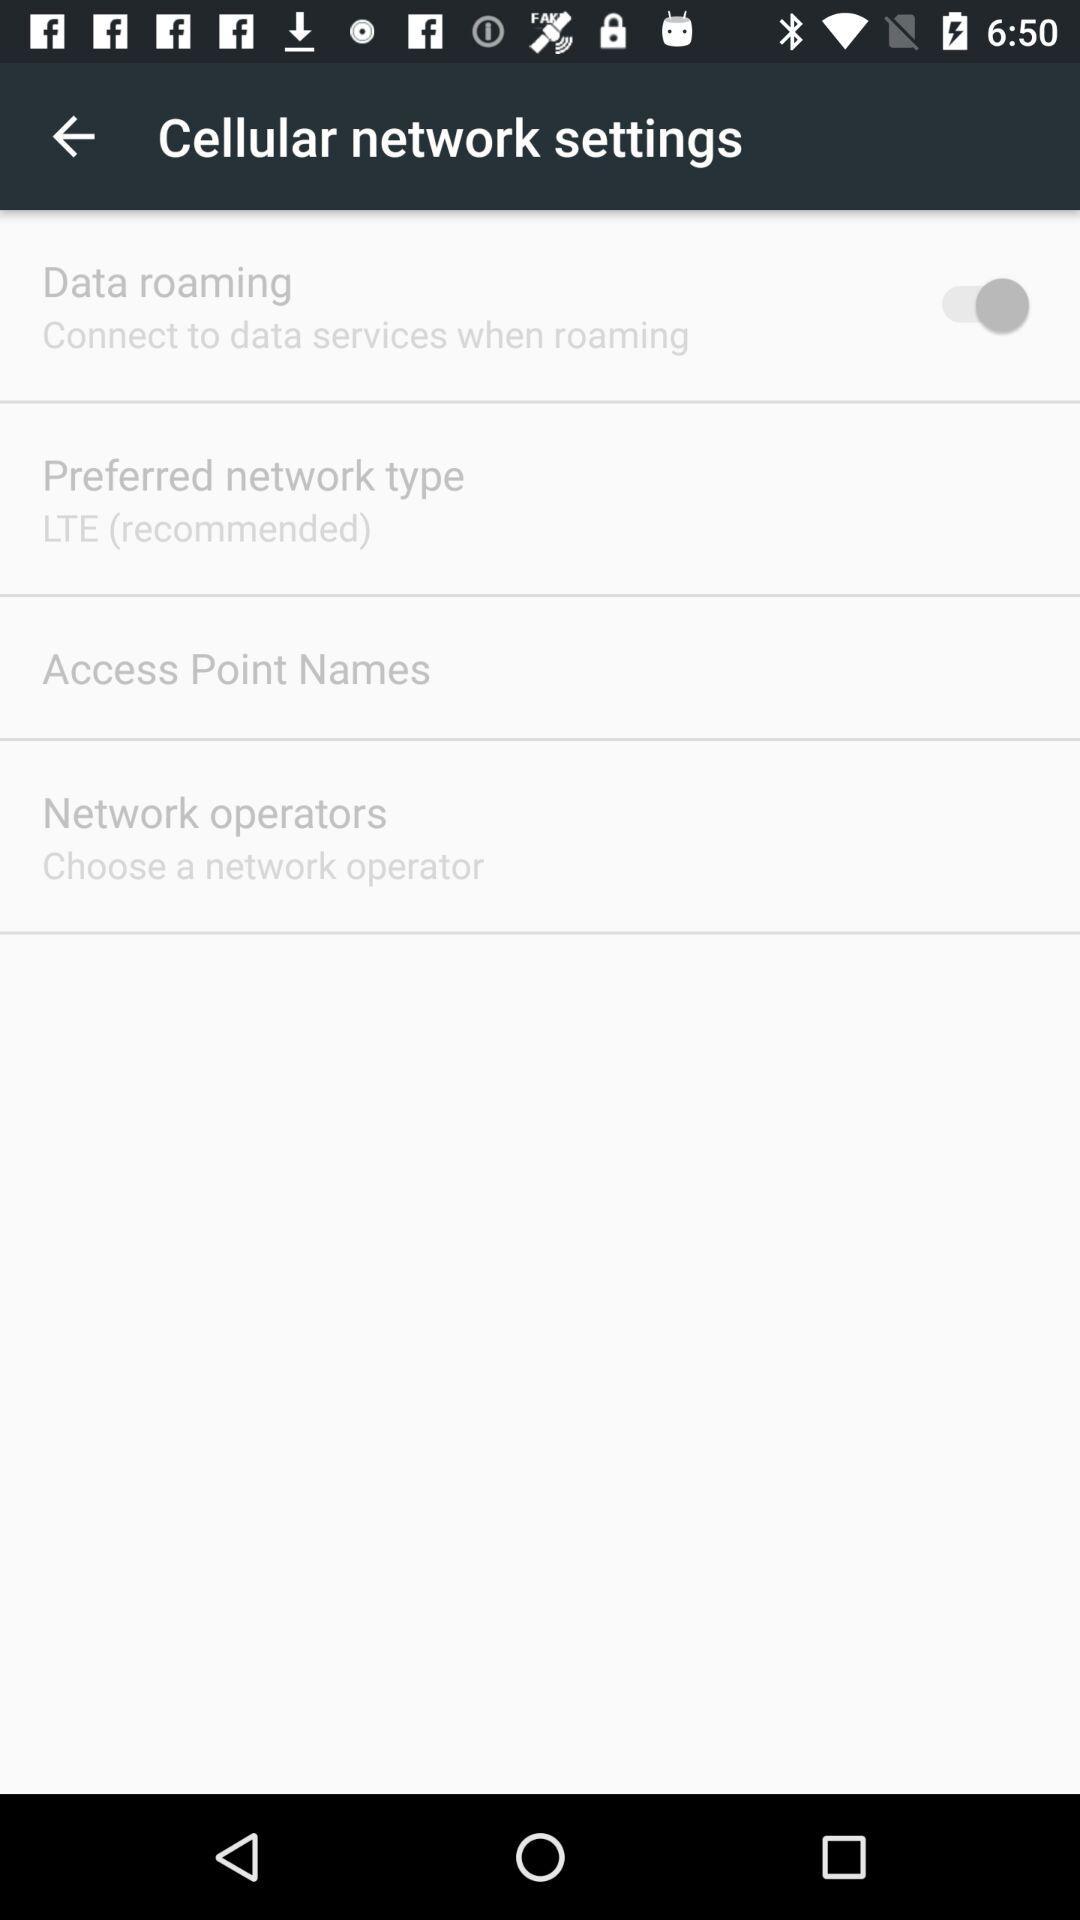  What do you see at coordinates (262, 864) in the screenshot?
I see `item below the network operators` at bounding box center [262, 864].